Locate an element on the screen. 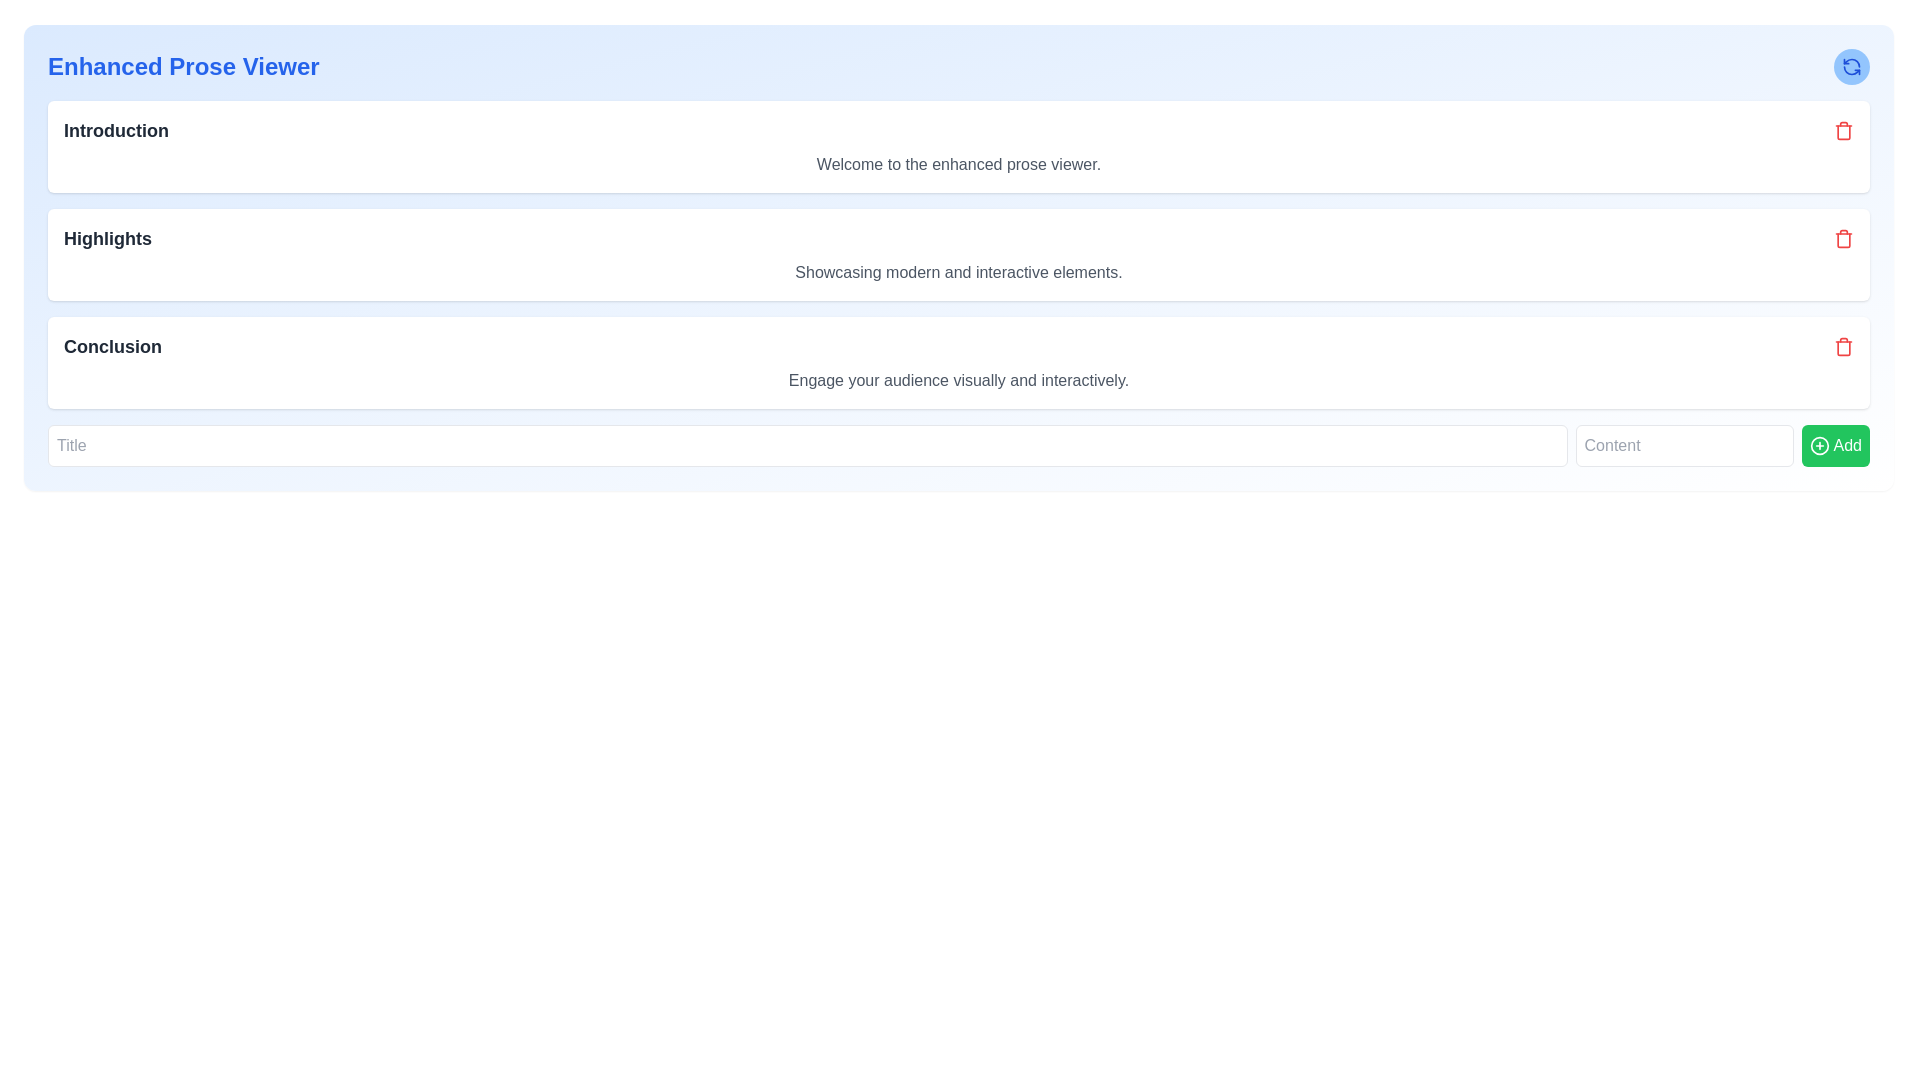 Image resolution: width=1920 pixels, height=1080 pixels. the circular refresh button with a light blue background and dark blue refresh icon, located at the far-right end of the top bar titled 'Enhanced Prose Viewer' is located at coordinates (1851, 65).